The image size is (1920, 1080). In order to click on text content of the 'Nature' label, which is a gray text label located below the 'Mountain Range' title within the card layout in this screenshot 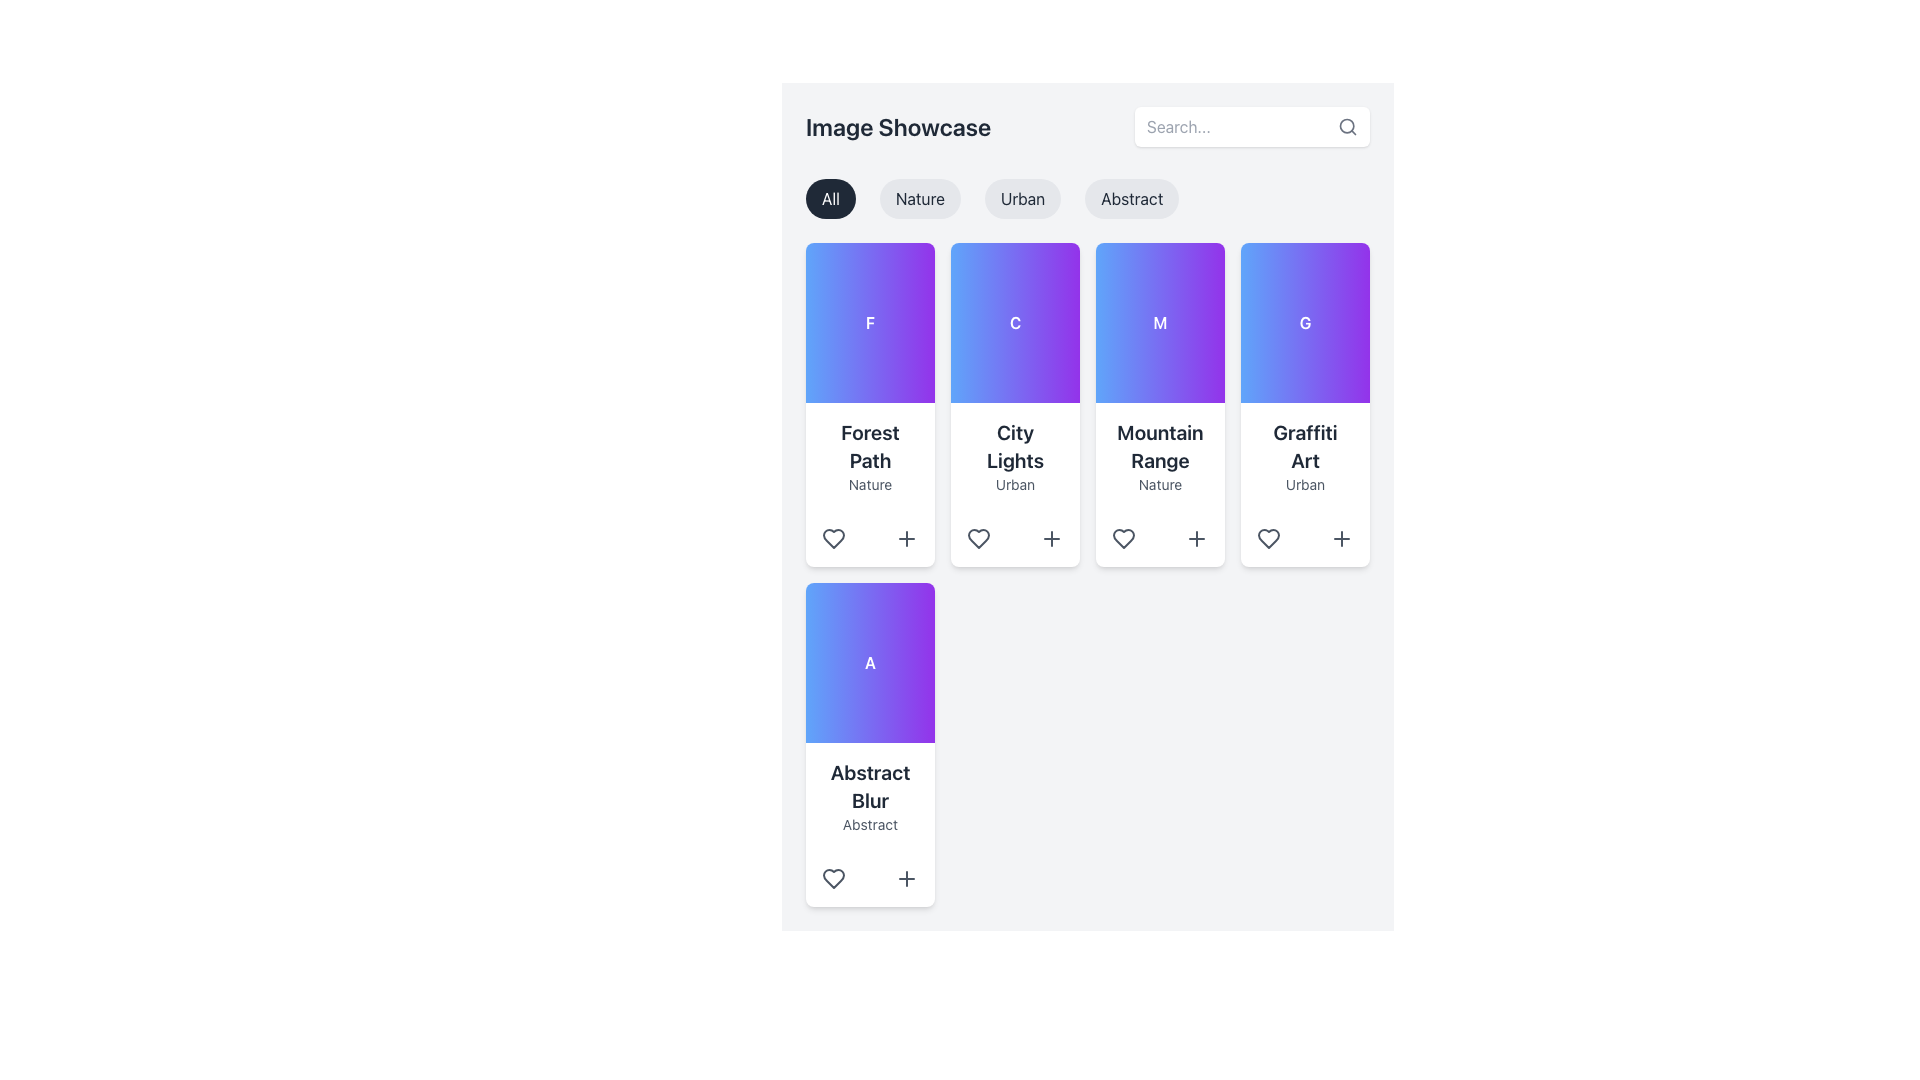, I will do `click(1160, 485)`.